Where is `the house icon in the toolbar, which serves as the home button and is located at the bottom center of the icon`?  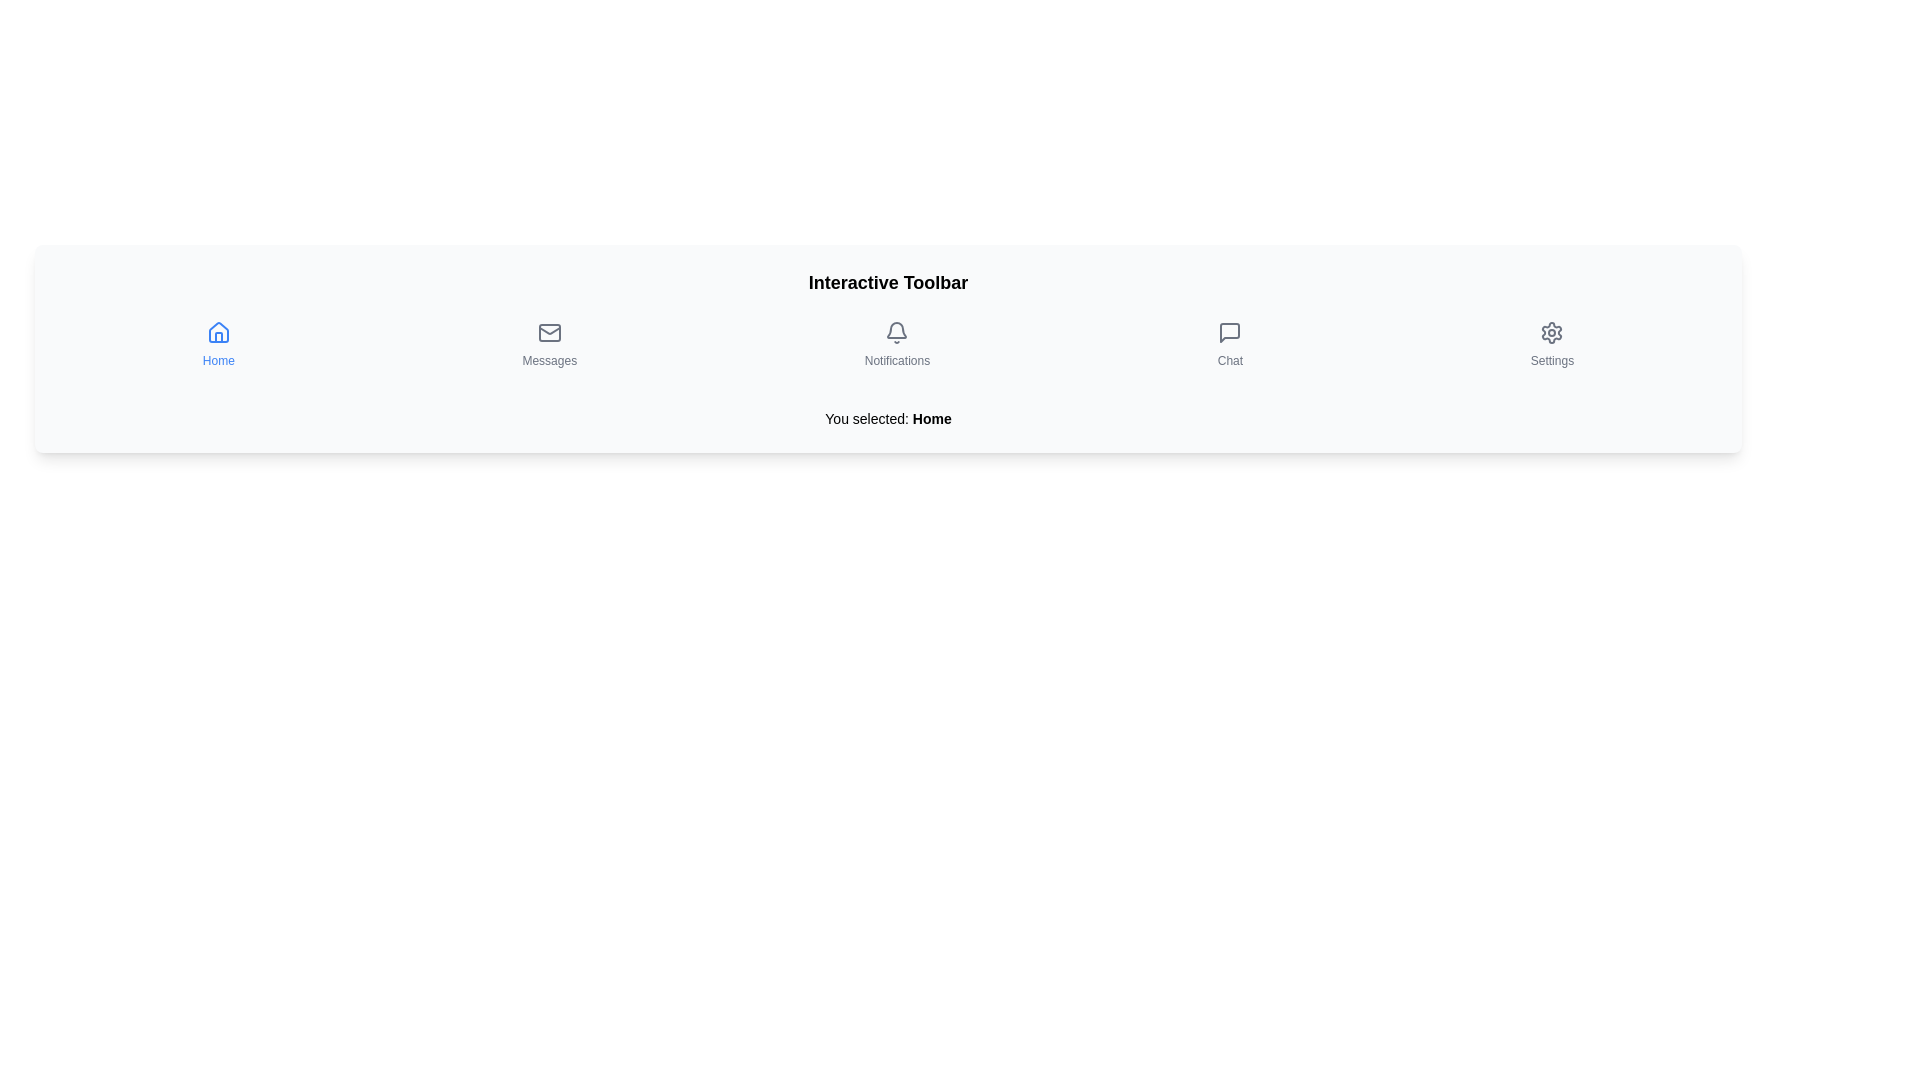
the house icon in the toolbar, which serves as the home button and is located at the bottom center of the icon is located at coordinates (218, 336).